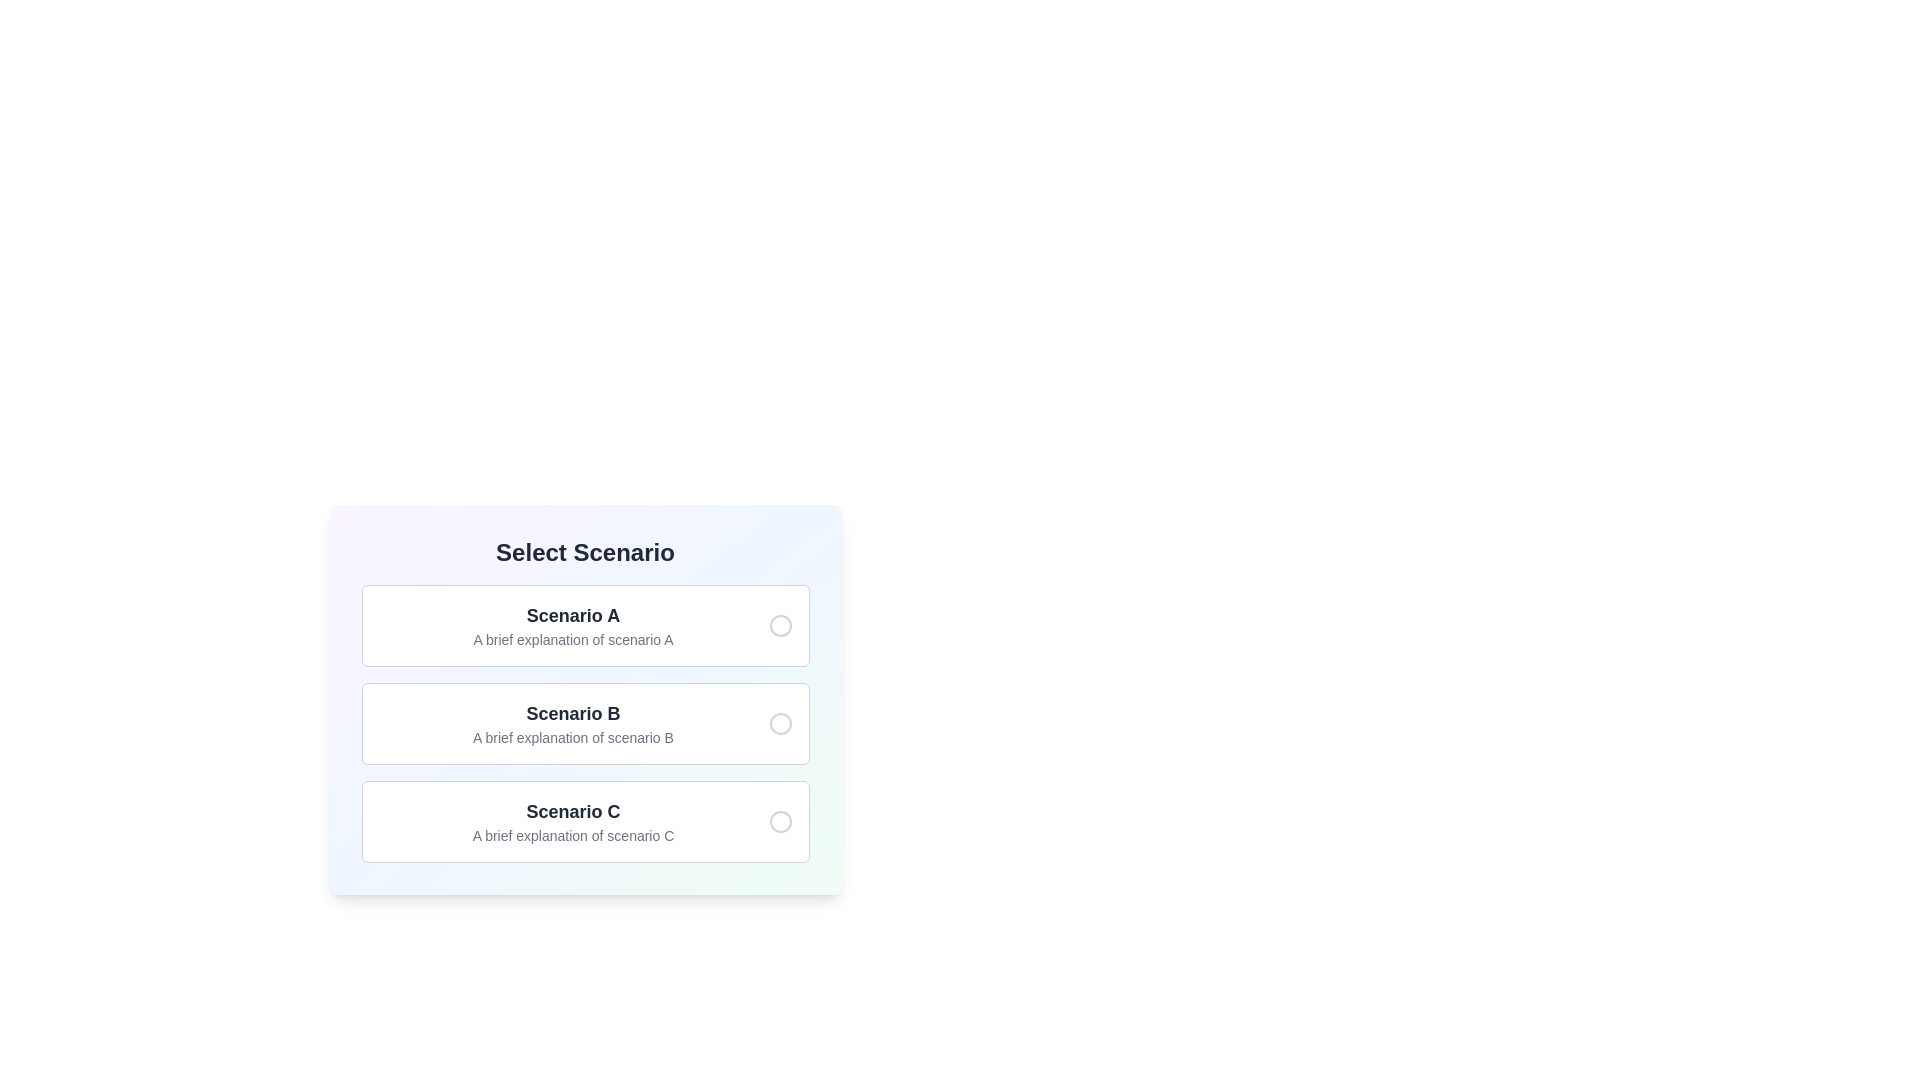  What do you see at coordinates (779, 624) in the screenshot?
I see `the unselected radio button for 'Scenario A'` at bounding box center [779, 624].